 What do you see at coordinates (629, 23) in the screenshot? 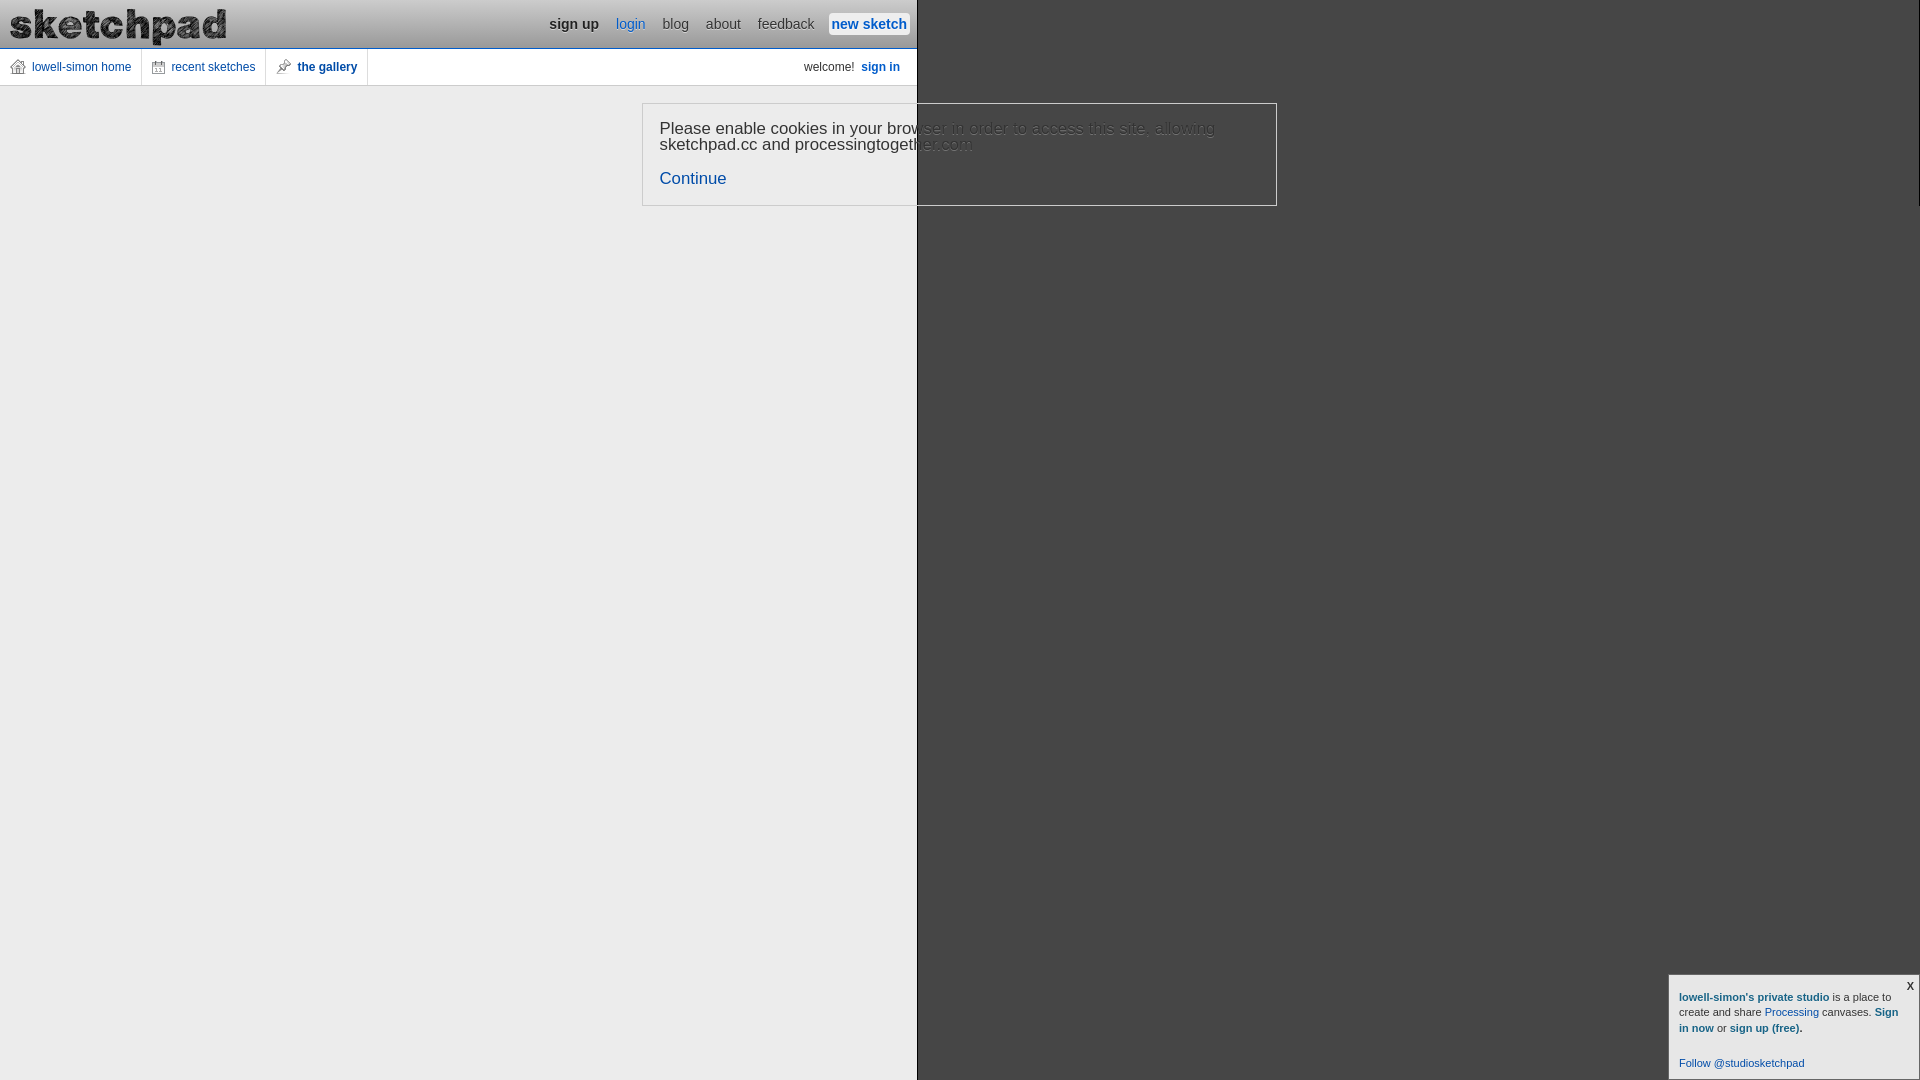
I see `'login'` at bounding box center [629, 23].